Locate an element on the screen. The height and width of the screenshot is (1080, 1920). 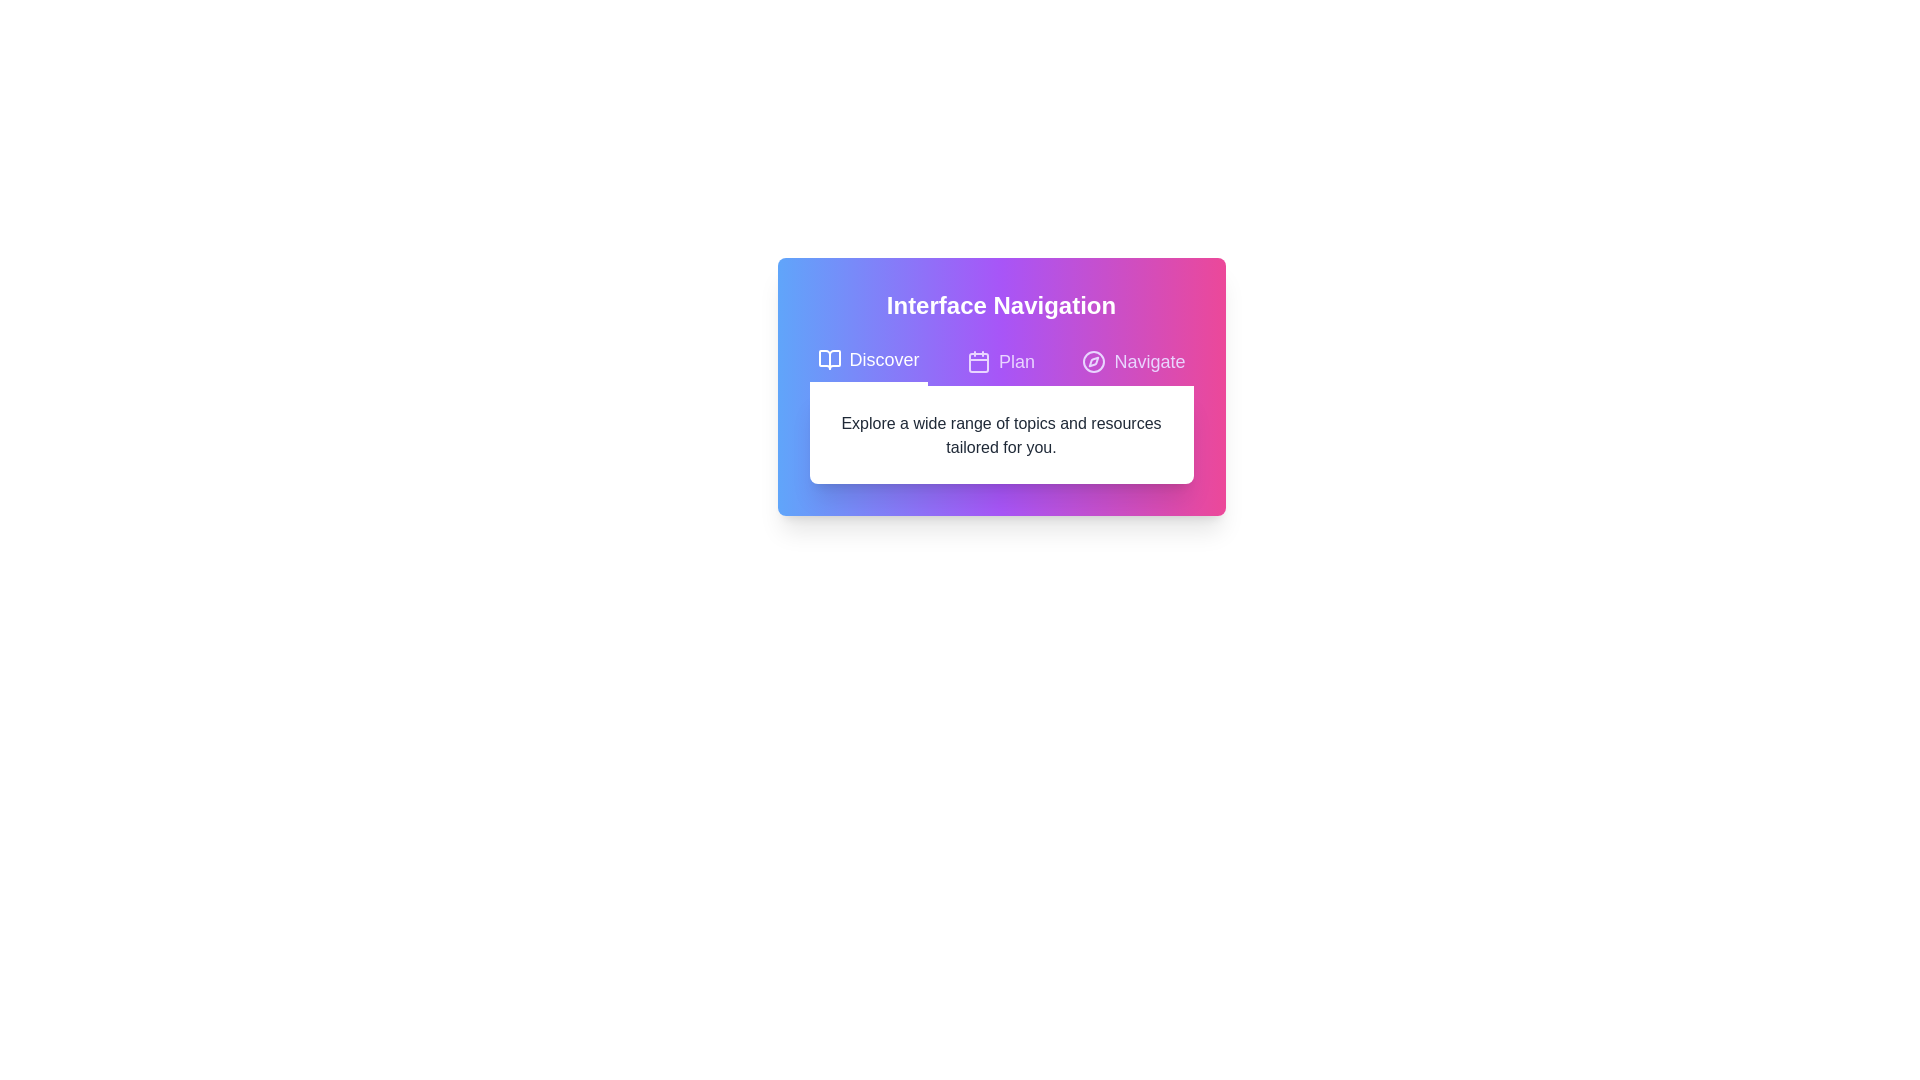
the 'Navigate' icon in the navigation bar is located at coordinates (1093, 362).